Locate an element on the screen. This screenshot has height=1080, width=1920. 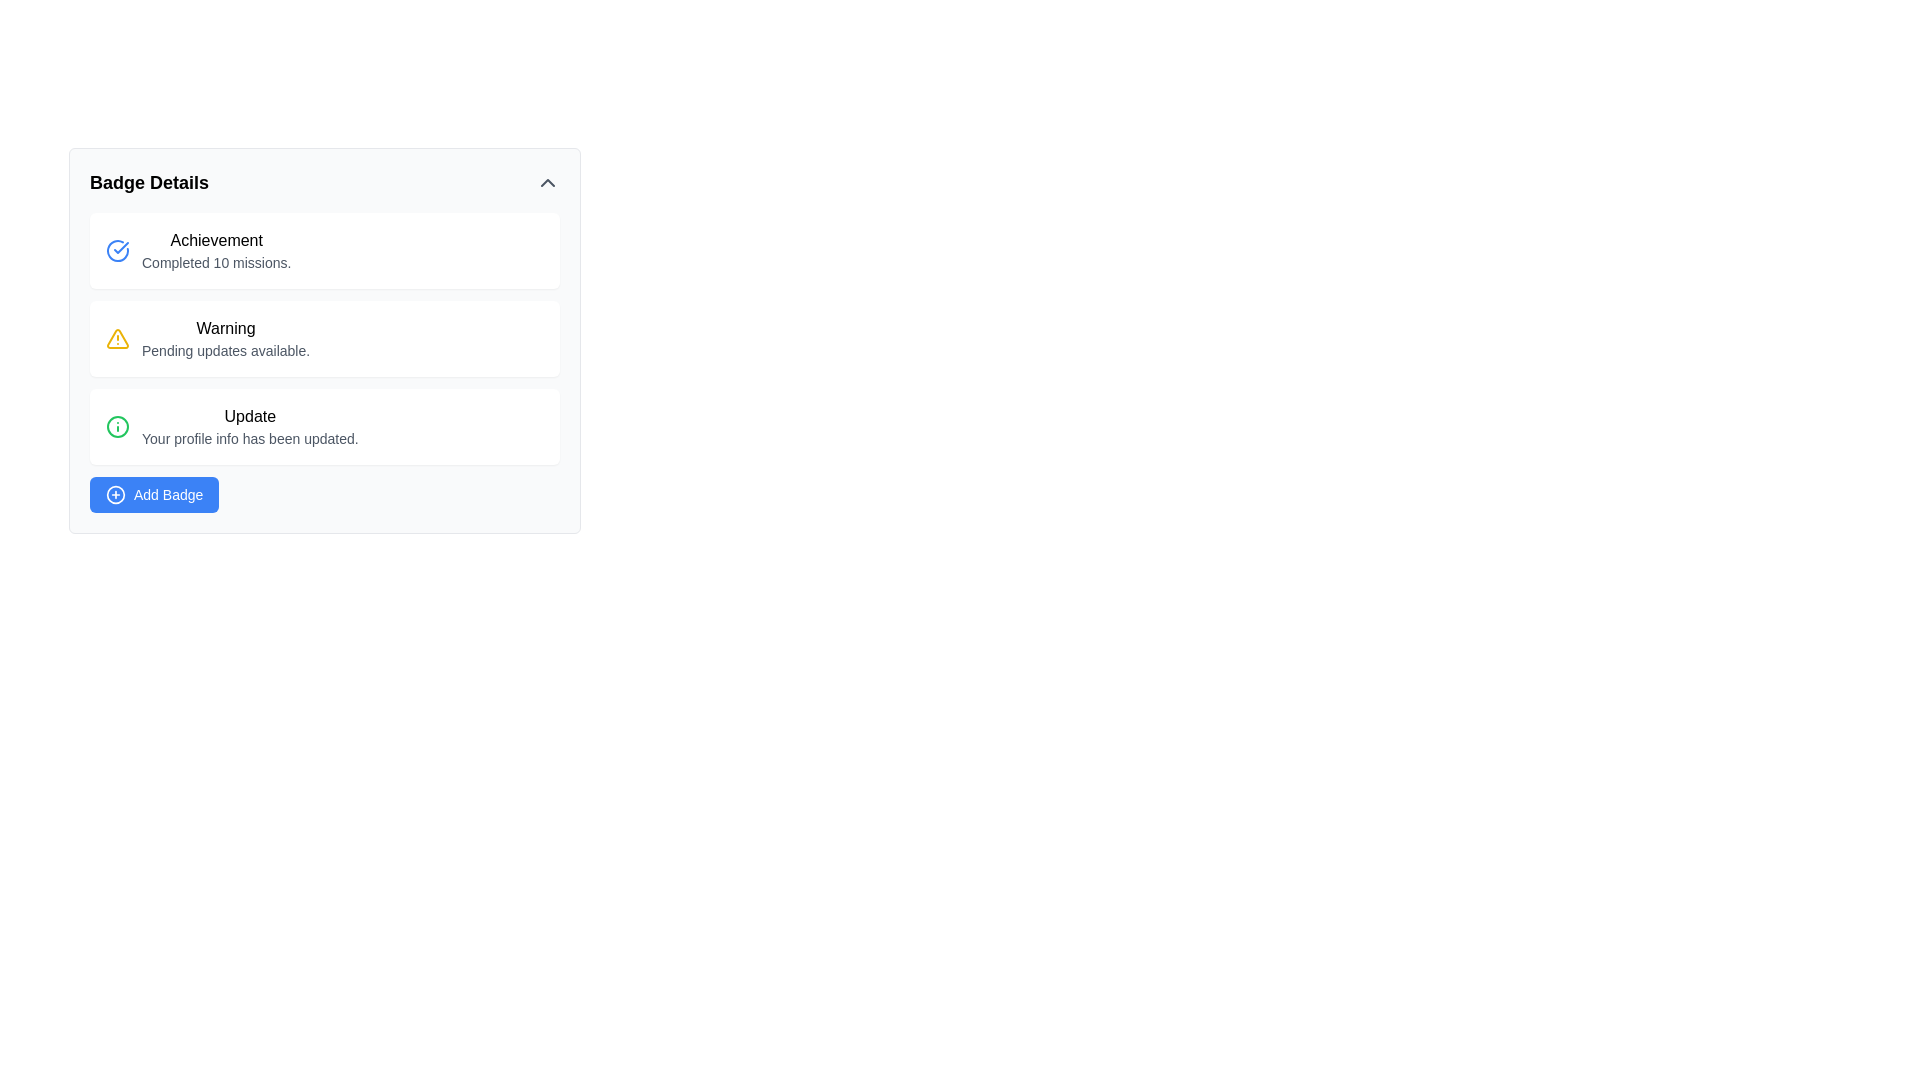
the text element that informs the user about pending updates, located in the 'Badge Details' section, directly below the 'Warning' label is located at coordinates (225, 350).